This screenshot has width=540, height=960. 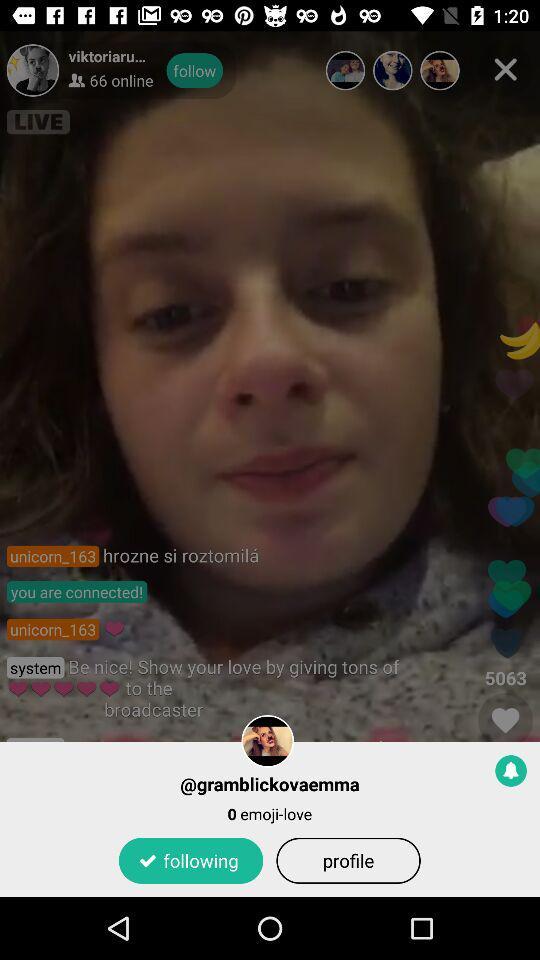 I want to click on the profile app, so click(x=347, y=859).